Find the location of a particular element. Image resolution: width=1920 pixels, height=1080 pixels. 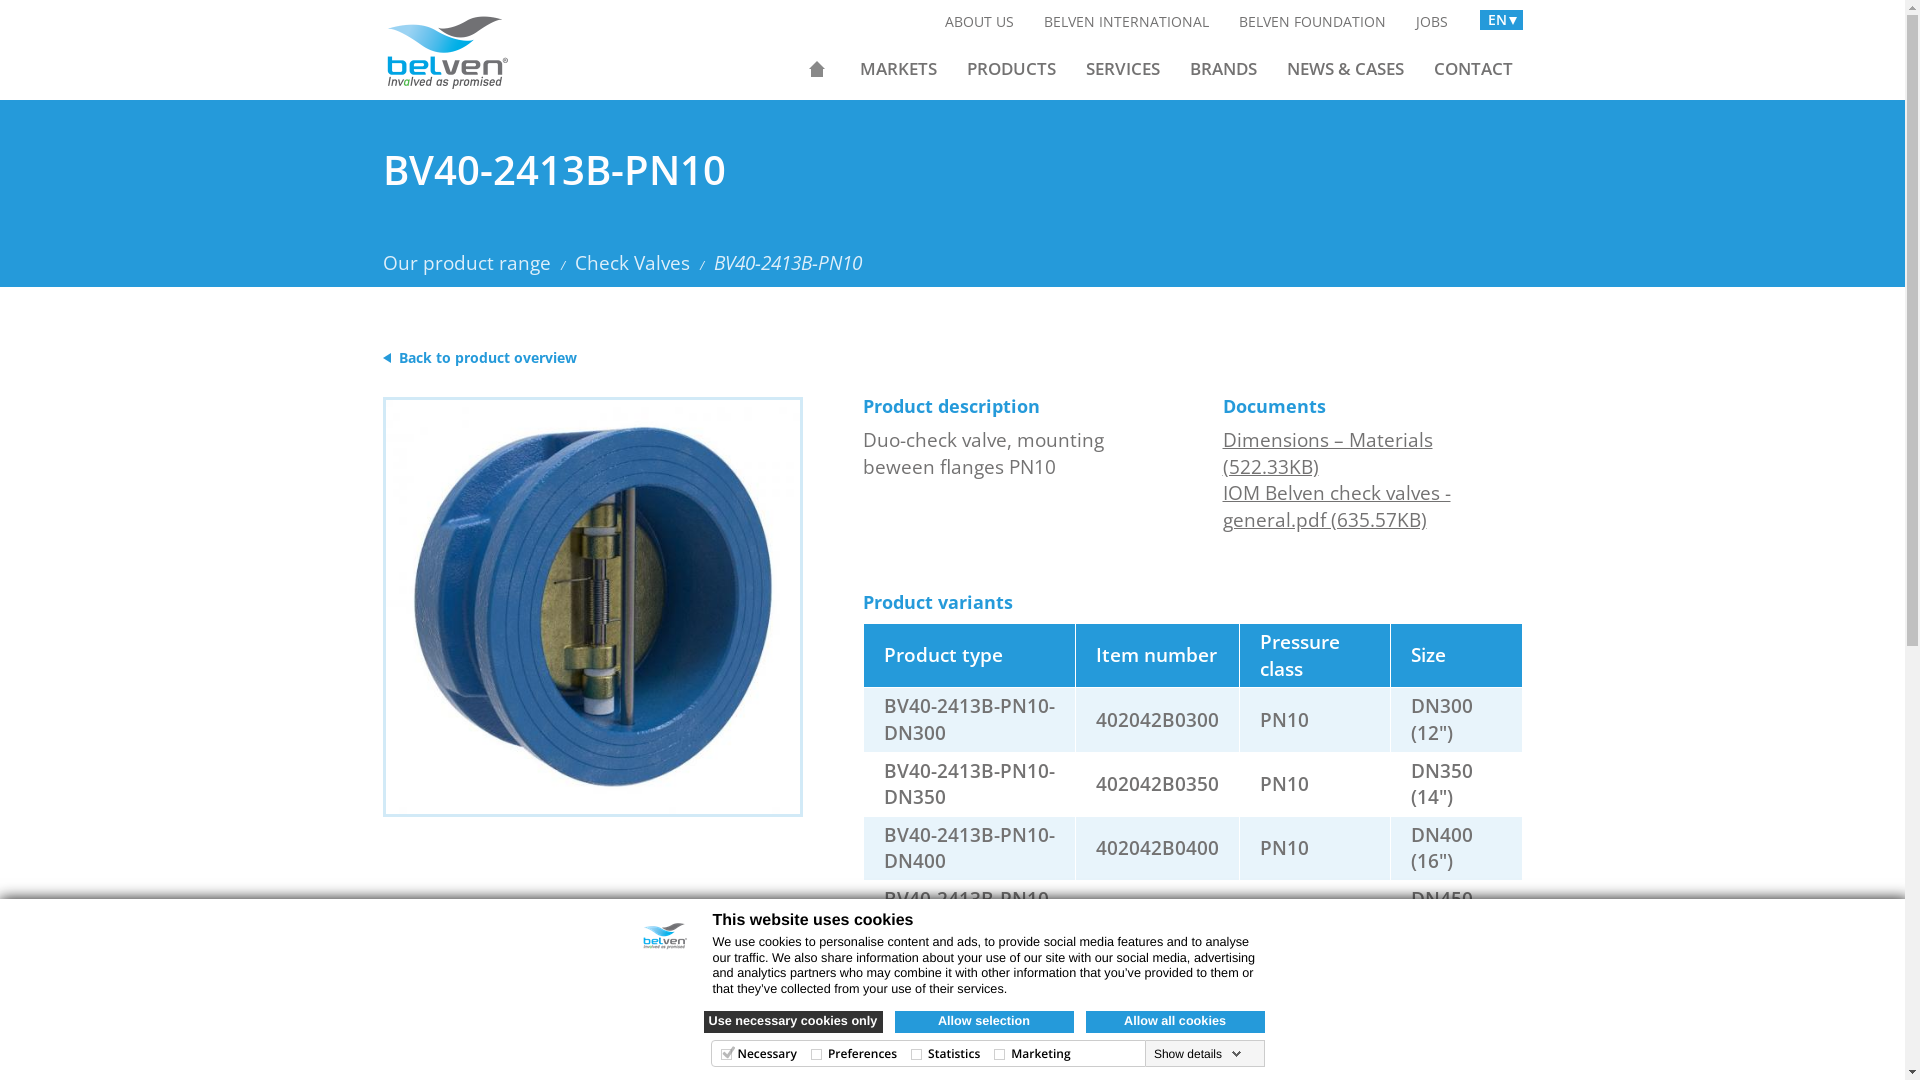

'HOME' is located at coordinates (816, 67).